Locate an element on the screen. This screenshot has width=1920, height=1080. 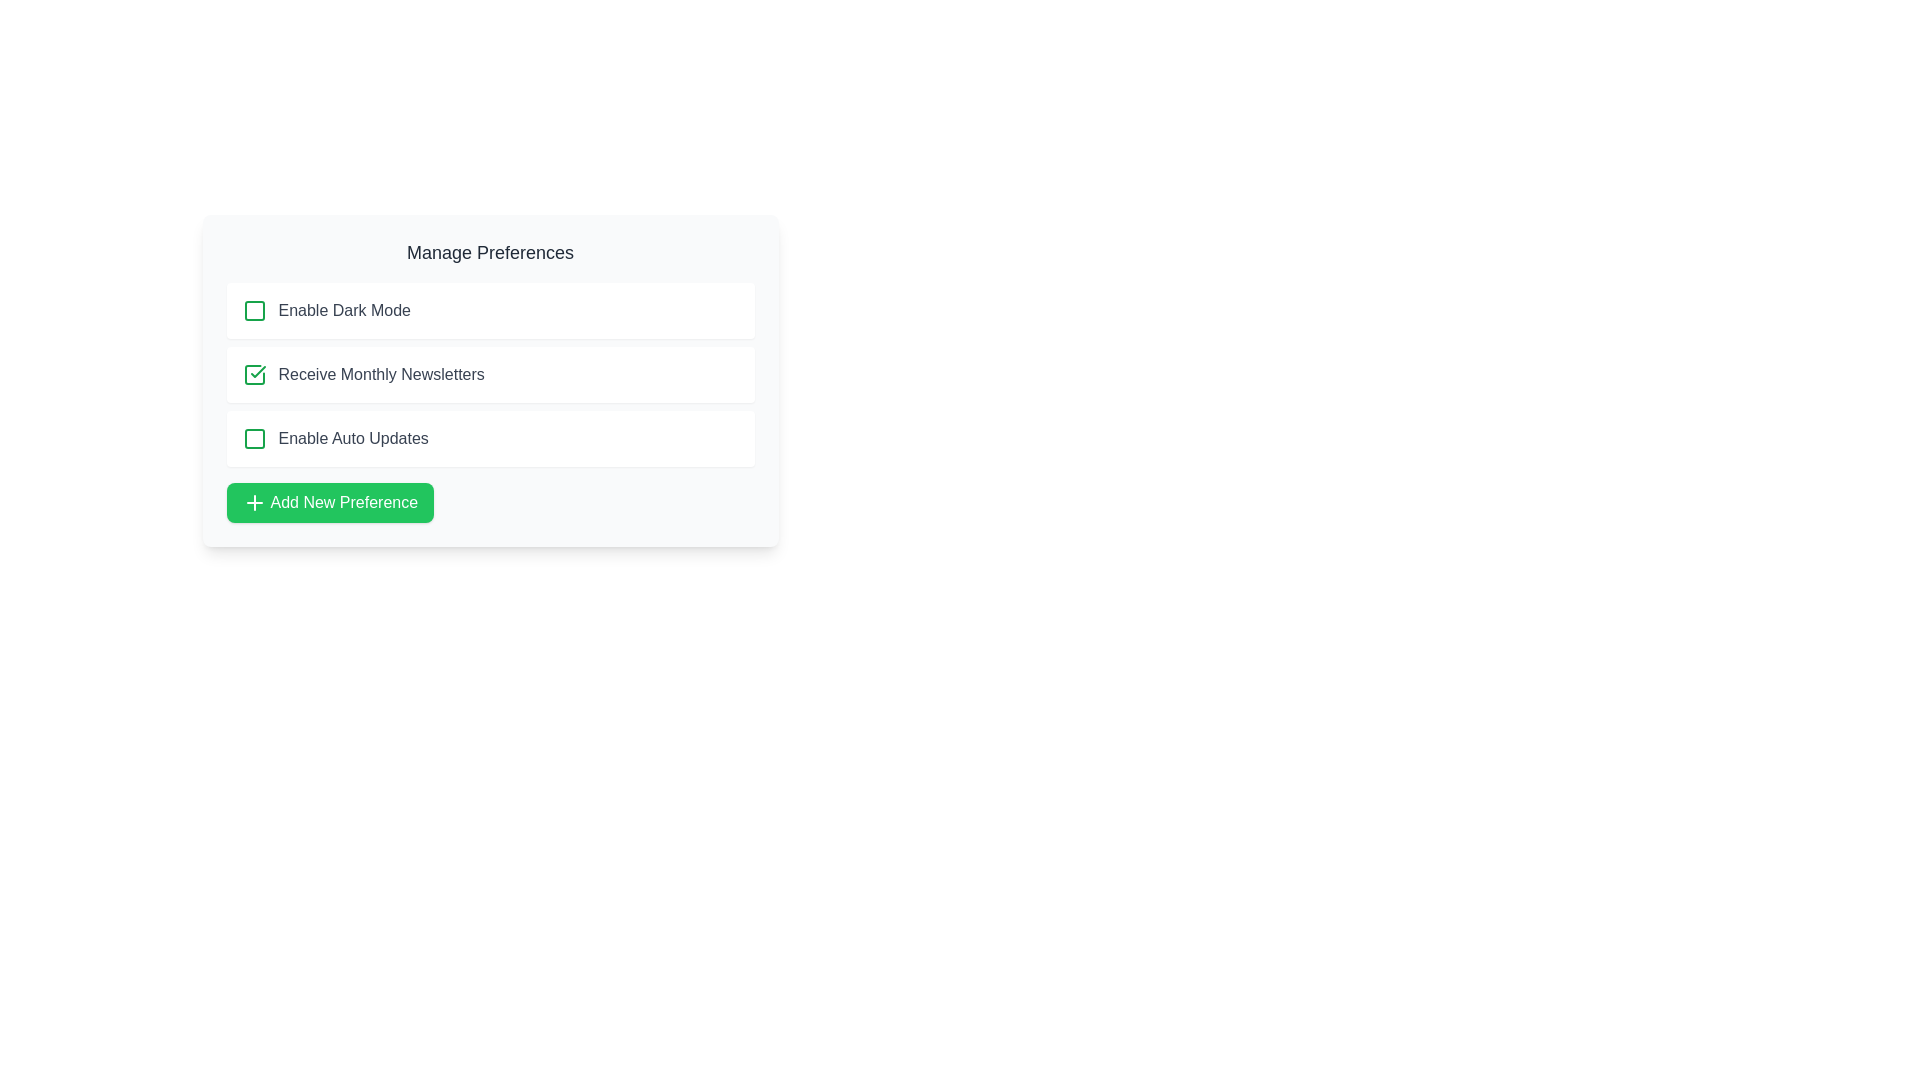
the label reading 'Receive Monthly Newsletters' which is styled in gray font and appears next to the green-checked checkbox is located at coordinates (381, 374).